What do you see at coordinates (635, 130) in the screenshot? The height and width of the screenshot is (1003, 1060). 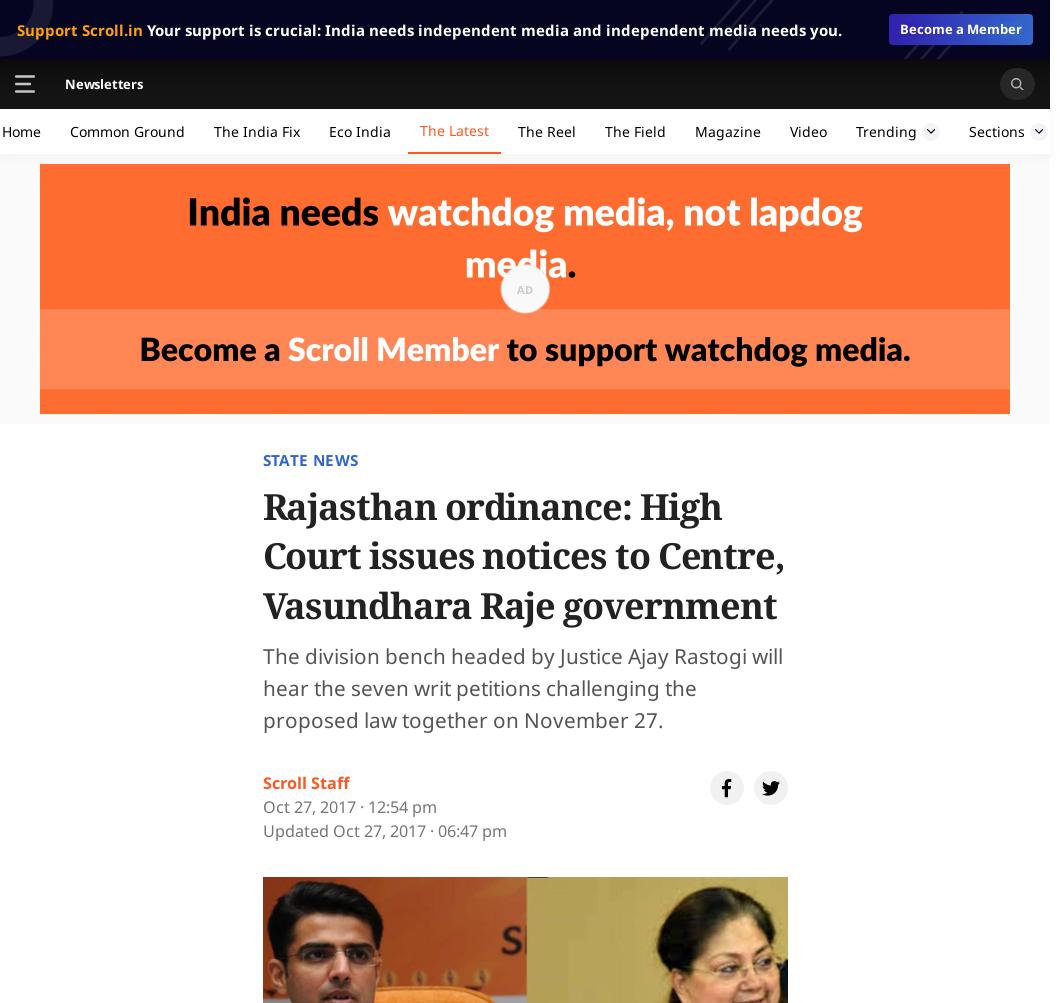 I see `'The Field'` at bounding box center [635, 130].